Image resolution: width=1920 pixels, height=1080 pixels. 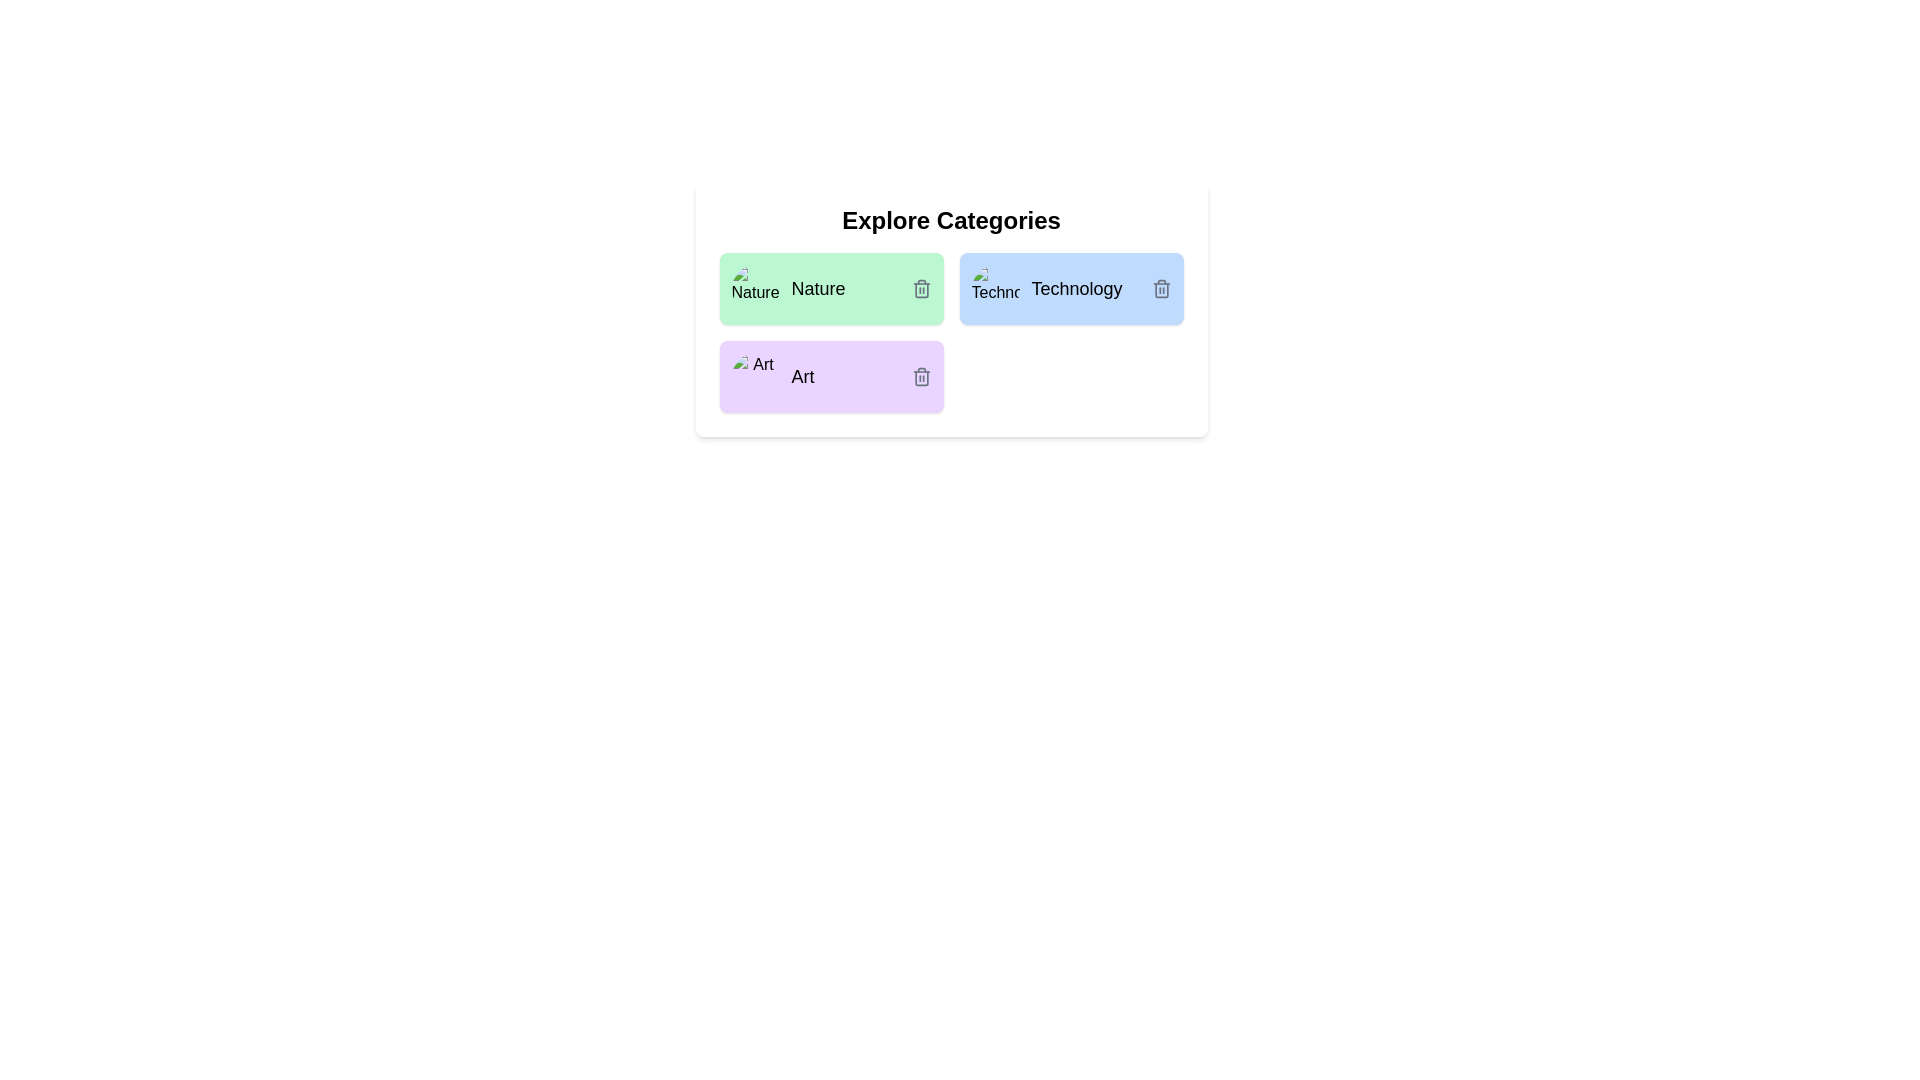 I want to click on the delete button of the chip labeled Technology, so click(x=1161, y=289).